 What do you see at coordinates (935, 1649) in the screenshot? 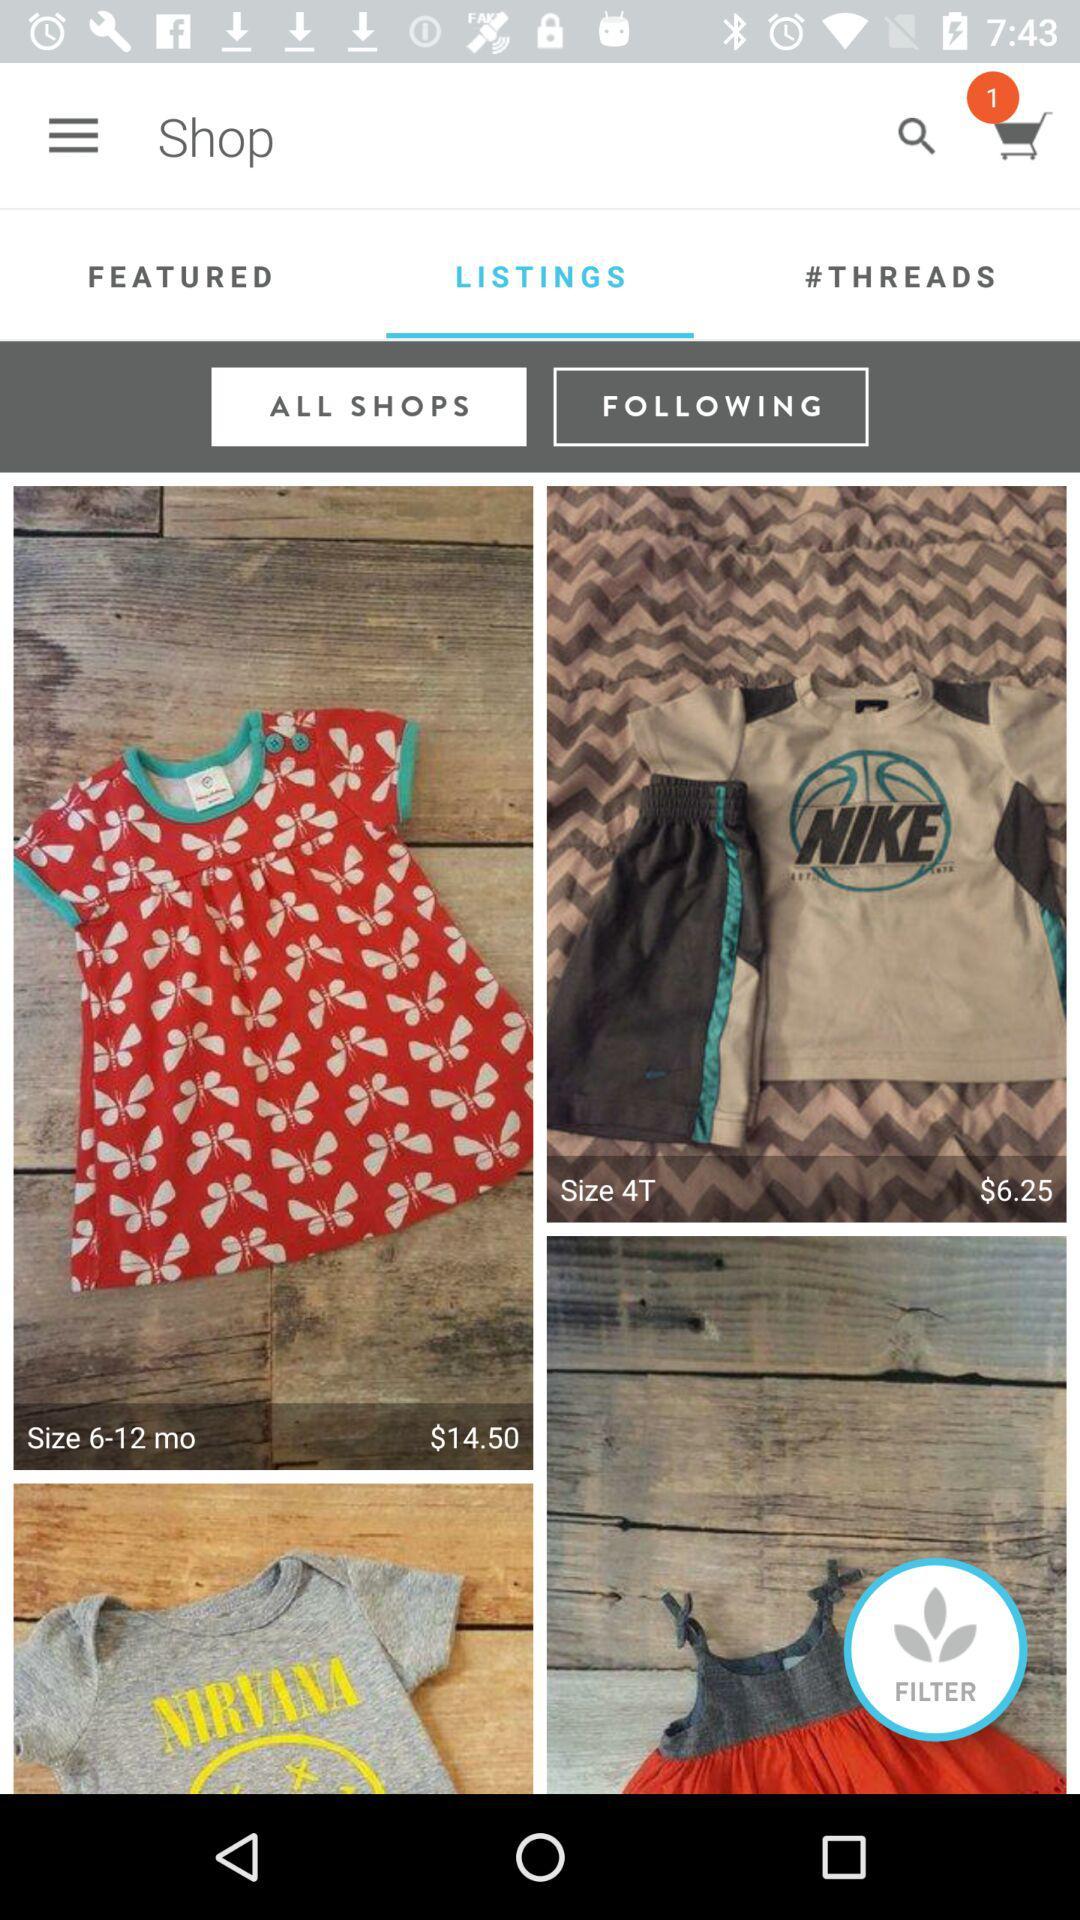
I see `on` at bounding box center [935, 1649].